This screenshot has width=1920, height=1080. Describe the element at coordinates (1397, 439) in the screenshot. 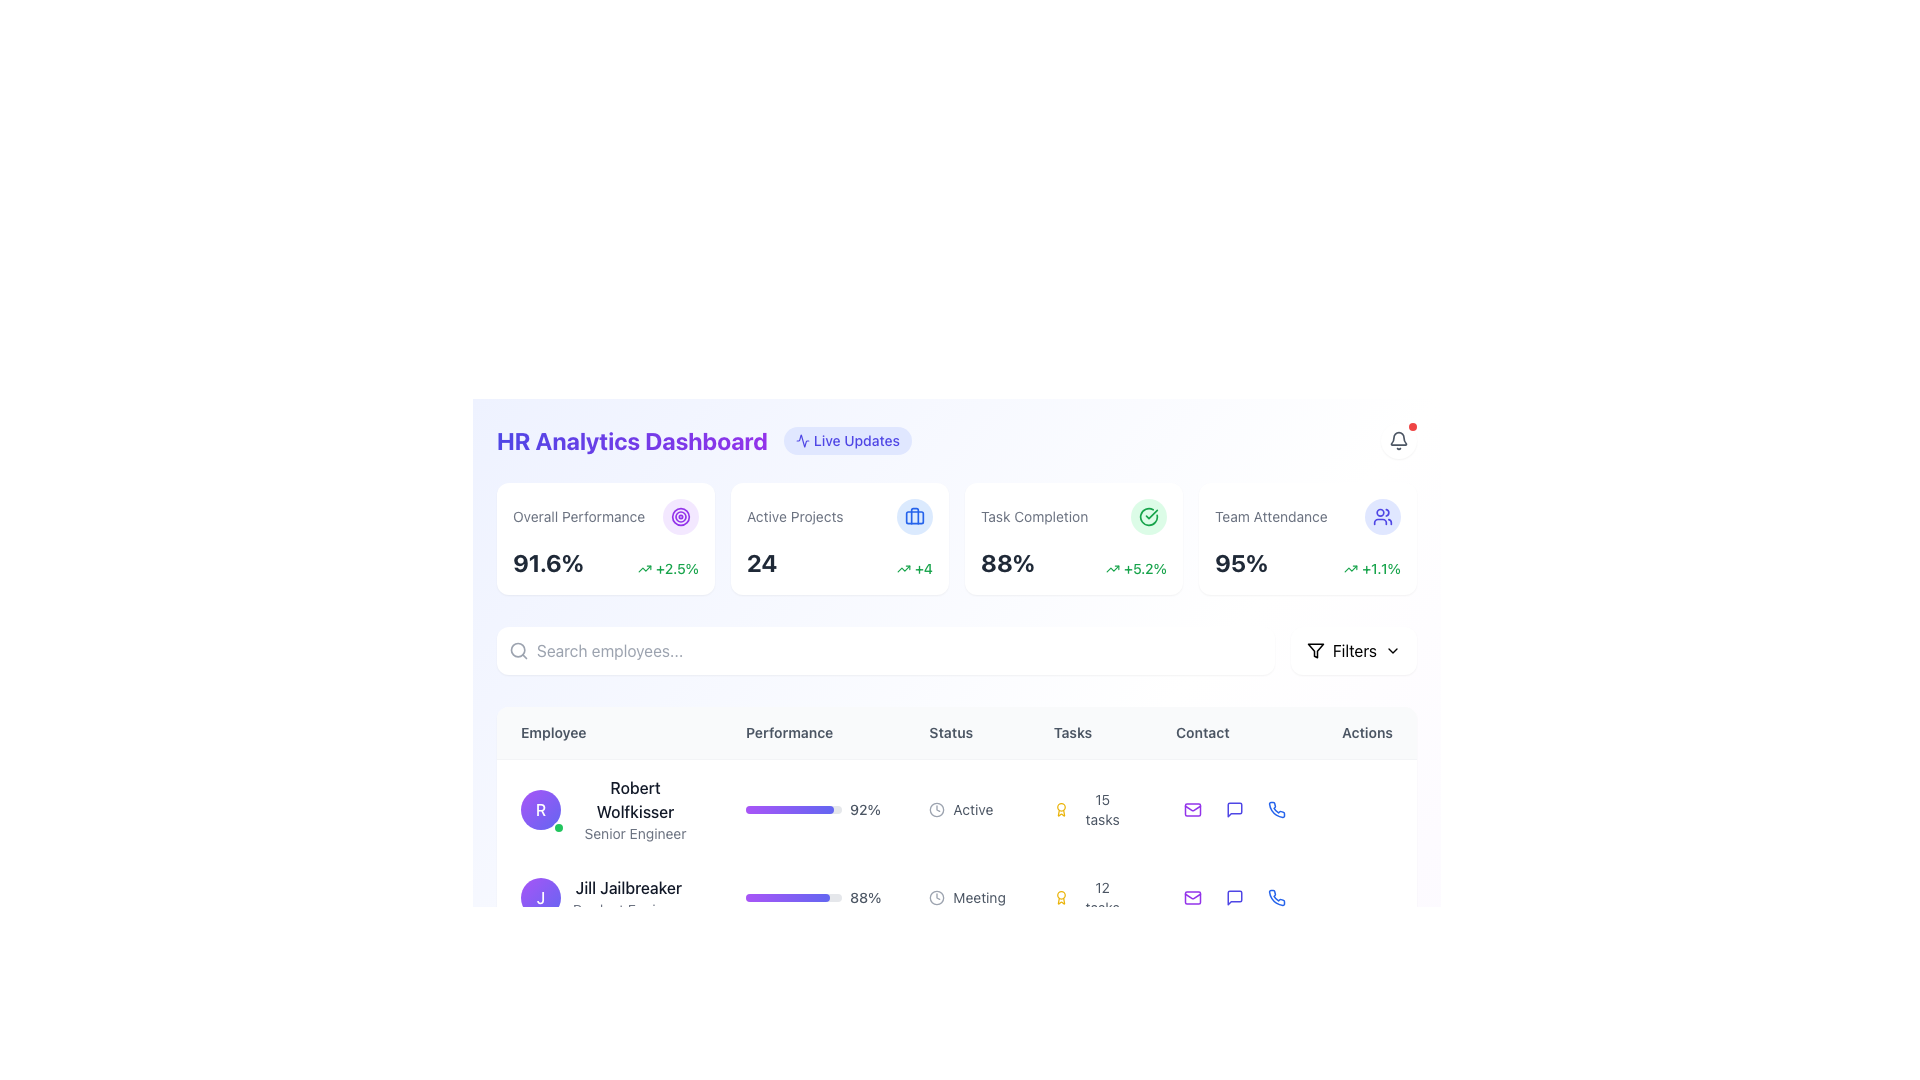

I see `the notification icon located in the top-right corner of the interface` at that location.